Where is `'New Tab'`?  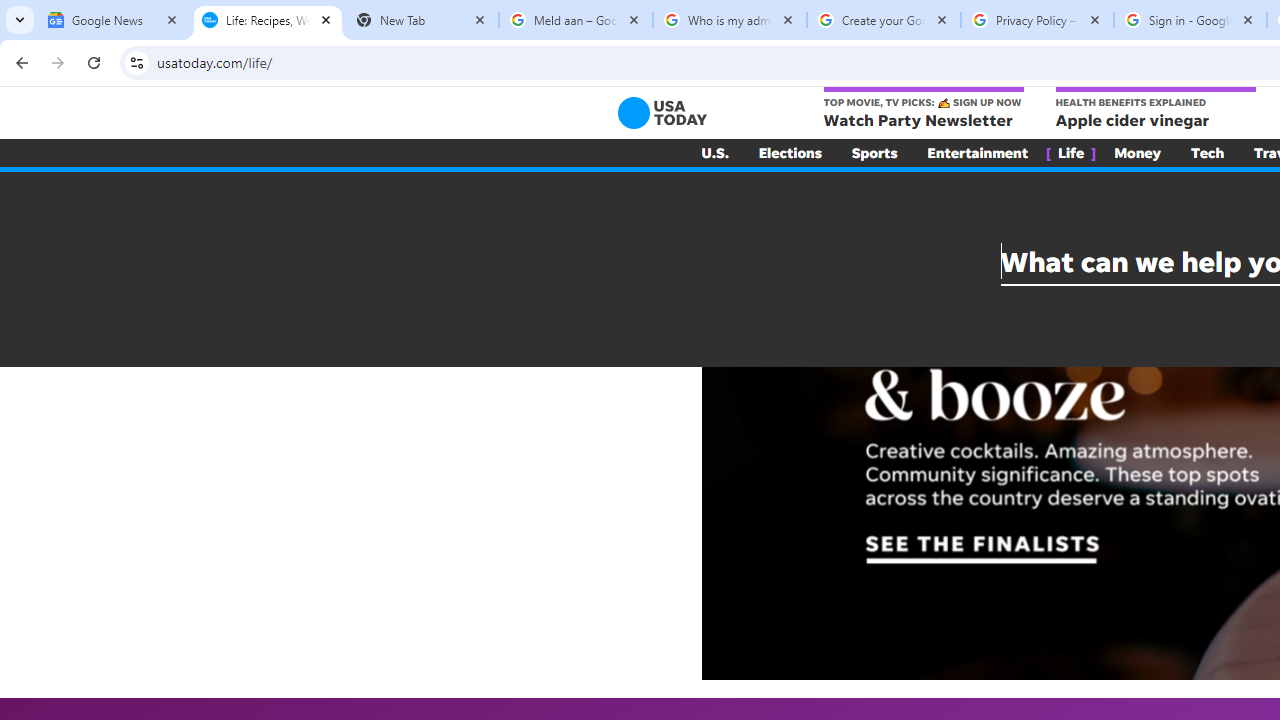
'New Tab' is located at coordinates (420, 20).